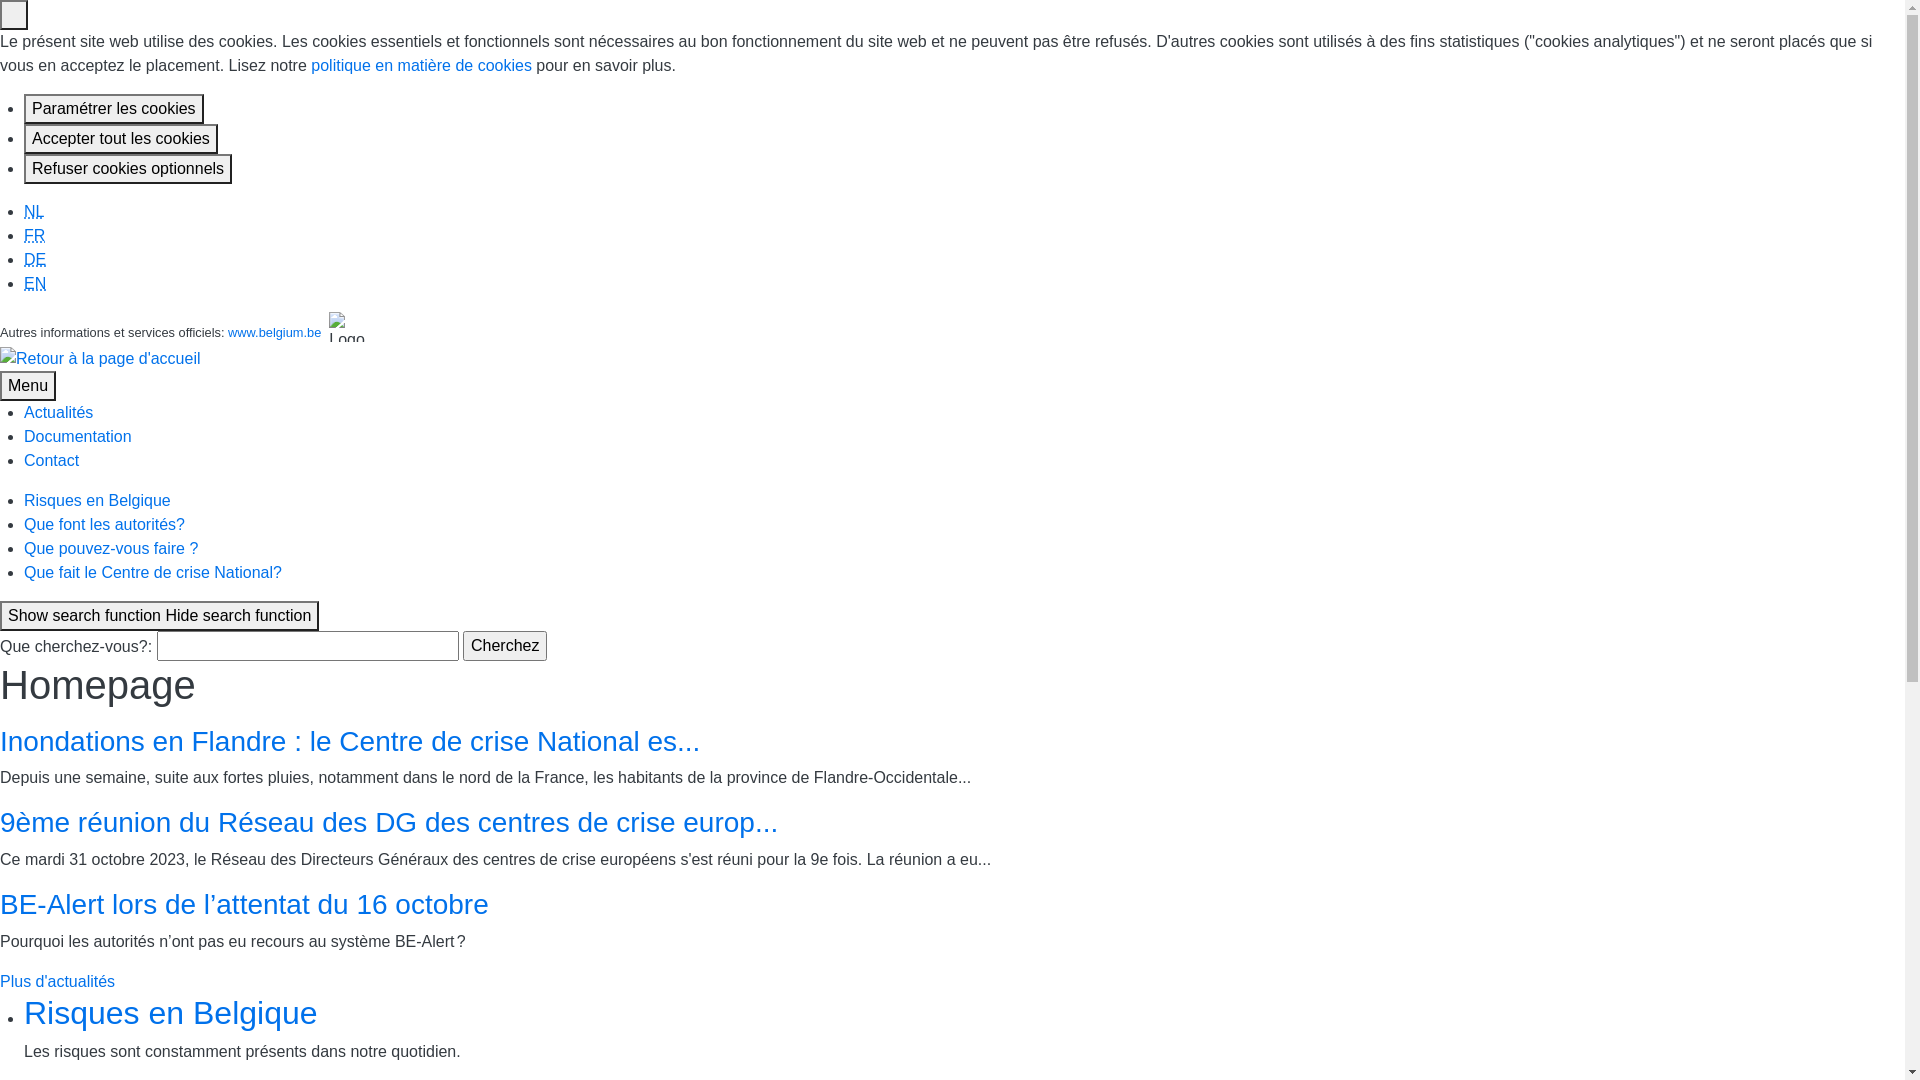 Image resolution: width=1920 pixels, height=1080 pixels. What do you see at coordinates (24, 499) in the screenshot?
I see `'Risques en Belgique'` at bounding box center [24, 499].